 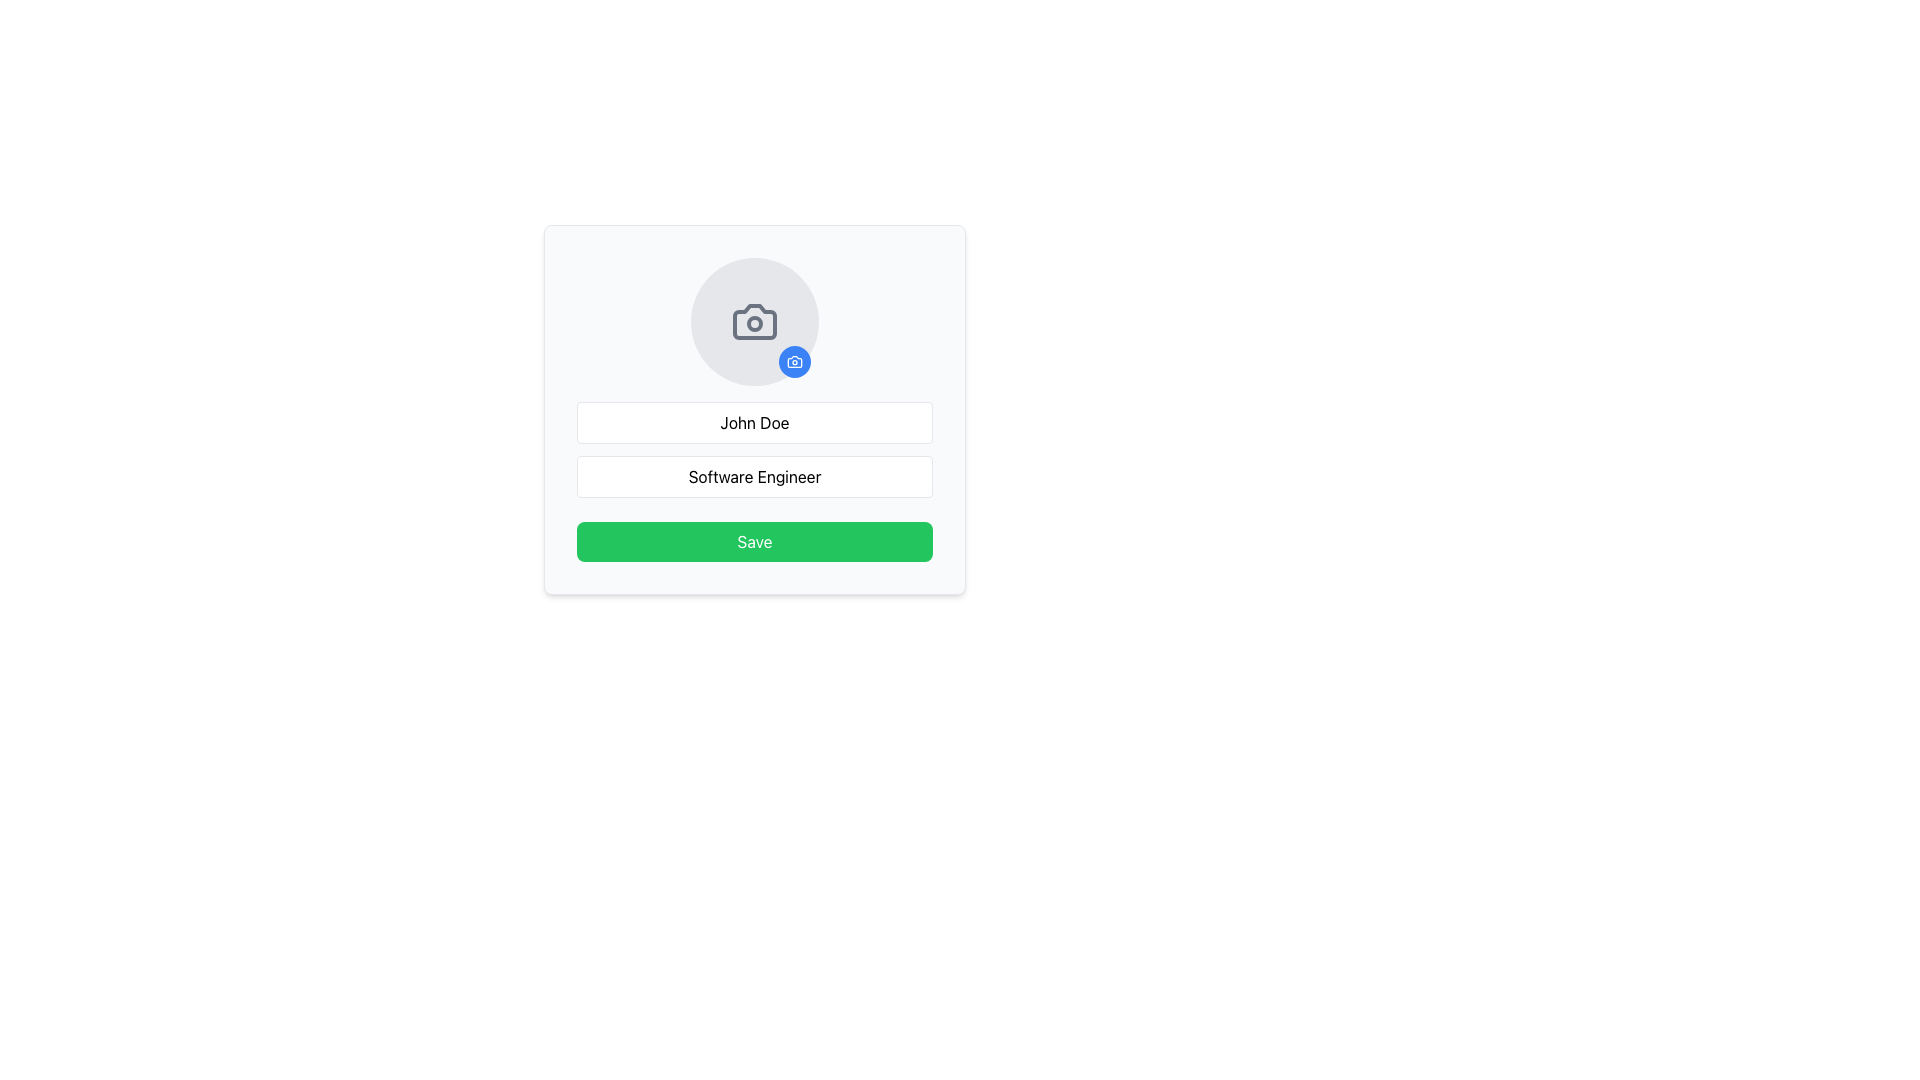 What do you see at coordinates (794, 362) in the screenshot?
I see `the upload or edit icon located within the rounded button at the bottom-right corner of the profile picture` at bounding box center [794, 362].